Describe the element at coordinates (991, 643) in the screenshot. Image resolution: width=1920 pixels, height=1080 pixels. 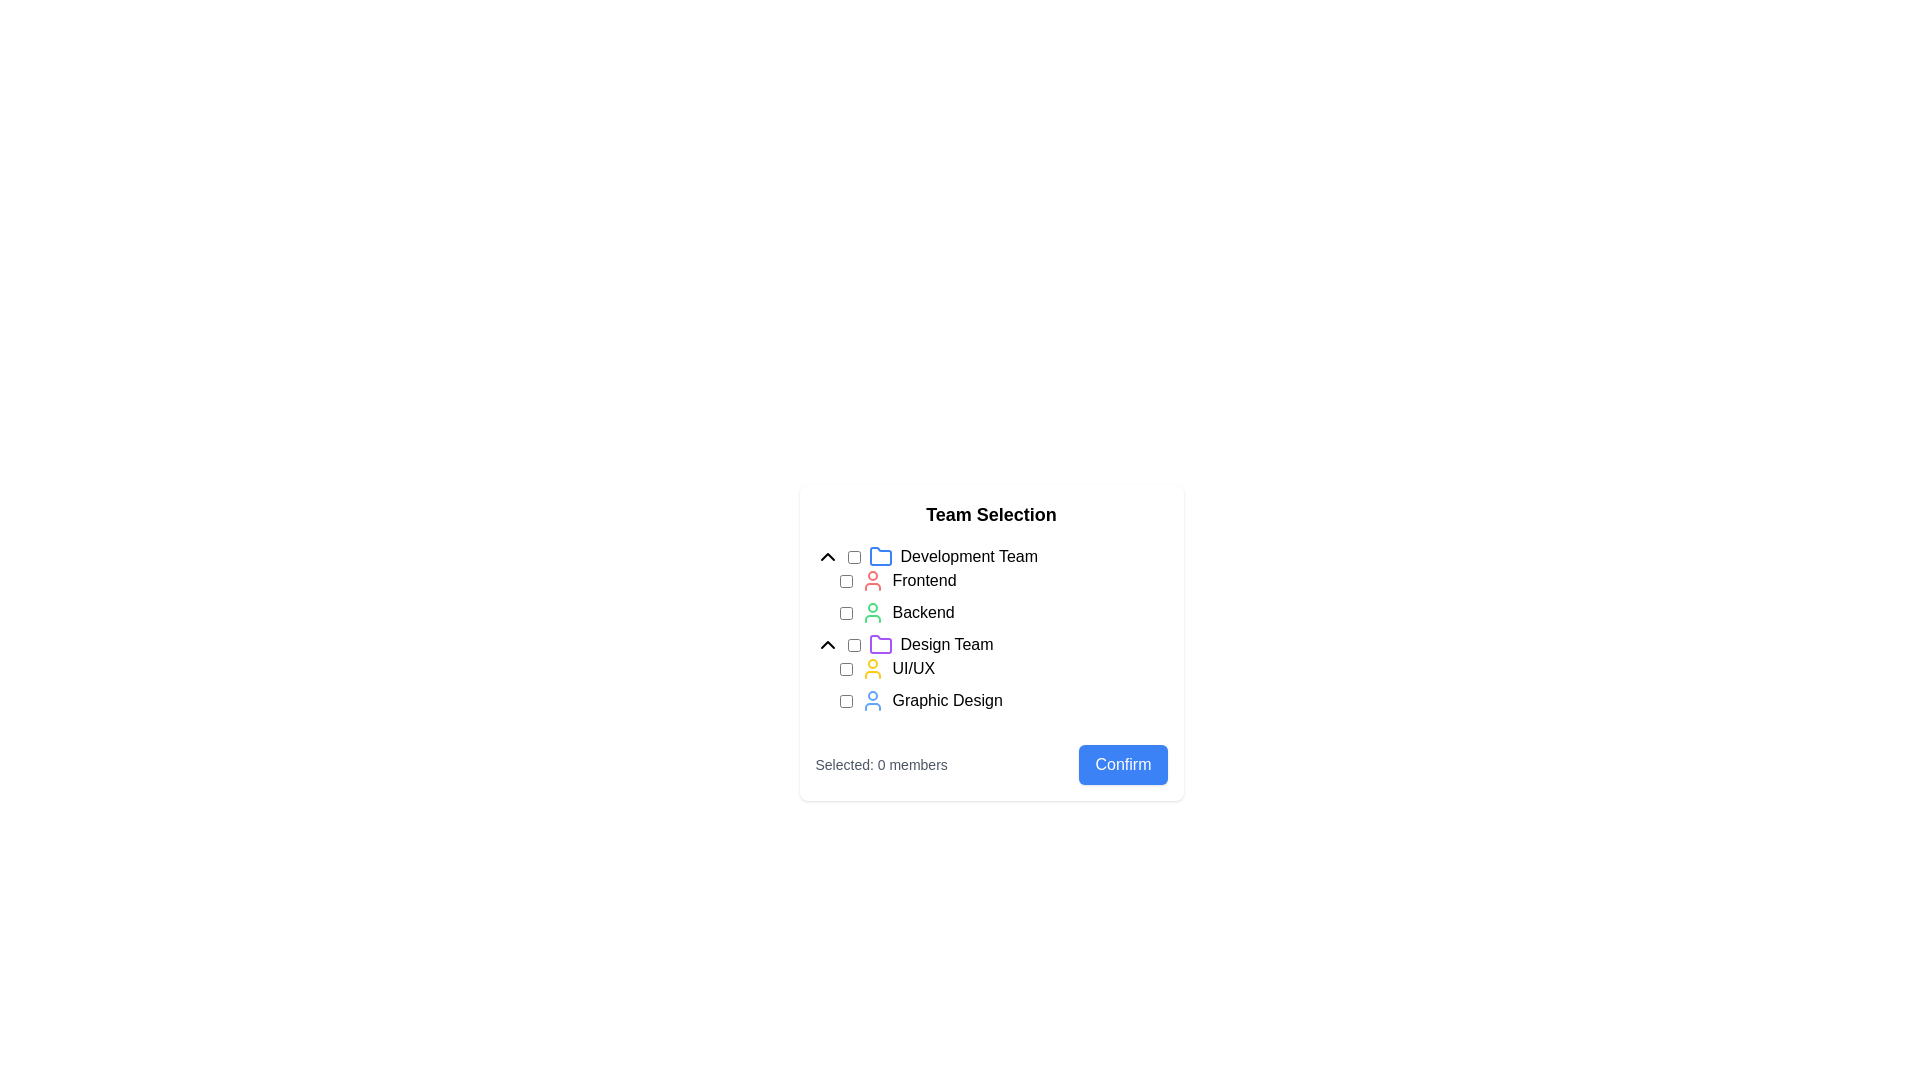
I see `the teams by clicking the checkboxes in the team selection component located in the center of the modal interface` at that location.